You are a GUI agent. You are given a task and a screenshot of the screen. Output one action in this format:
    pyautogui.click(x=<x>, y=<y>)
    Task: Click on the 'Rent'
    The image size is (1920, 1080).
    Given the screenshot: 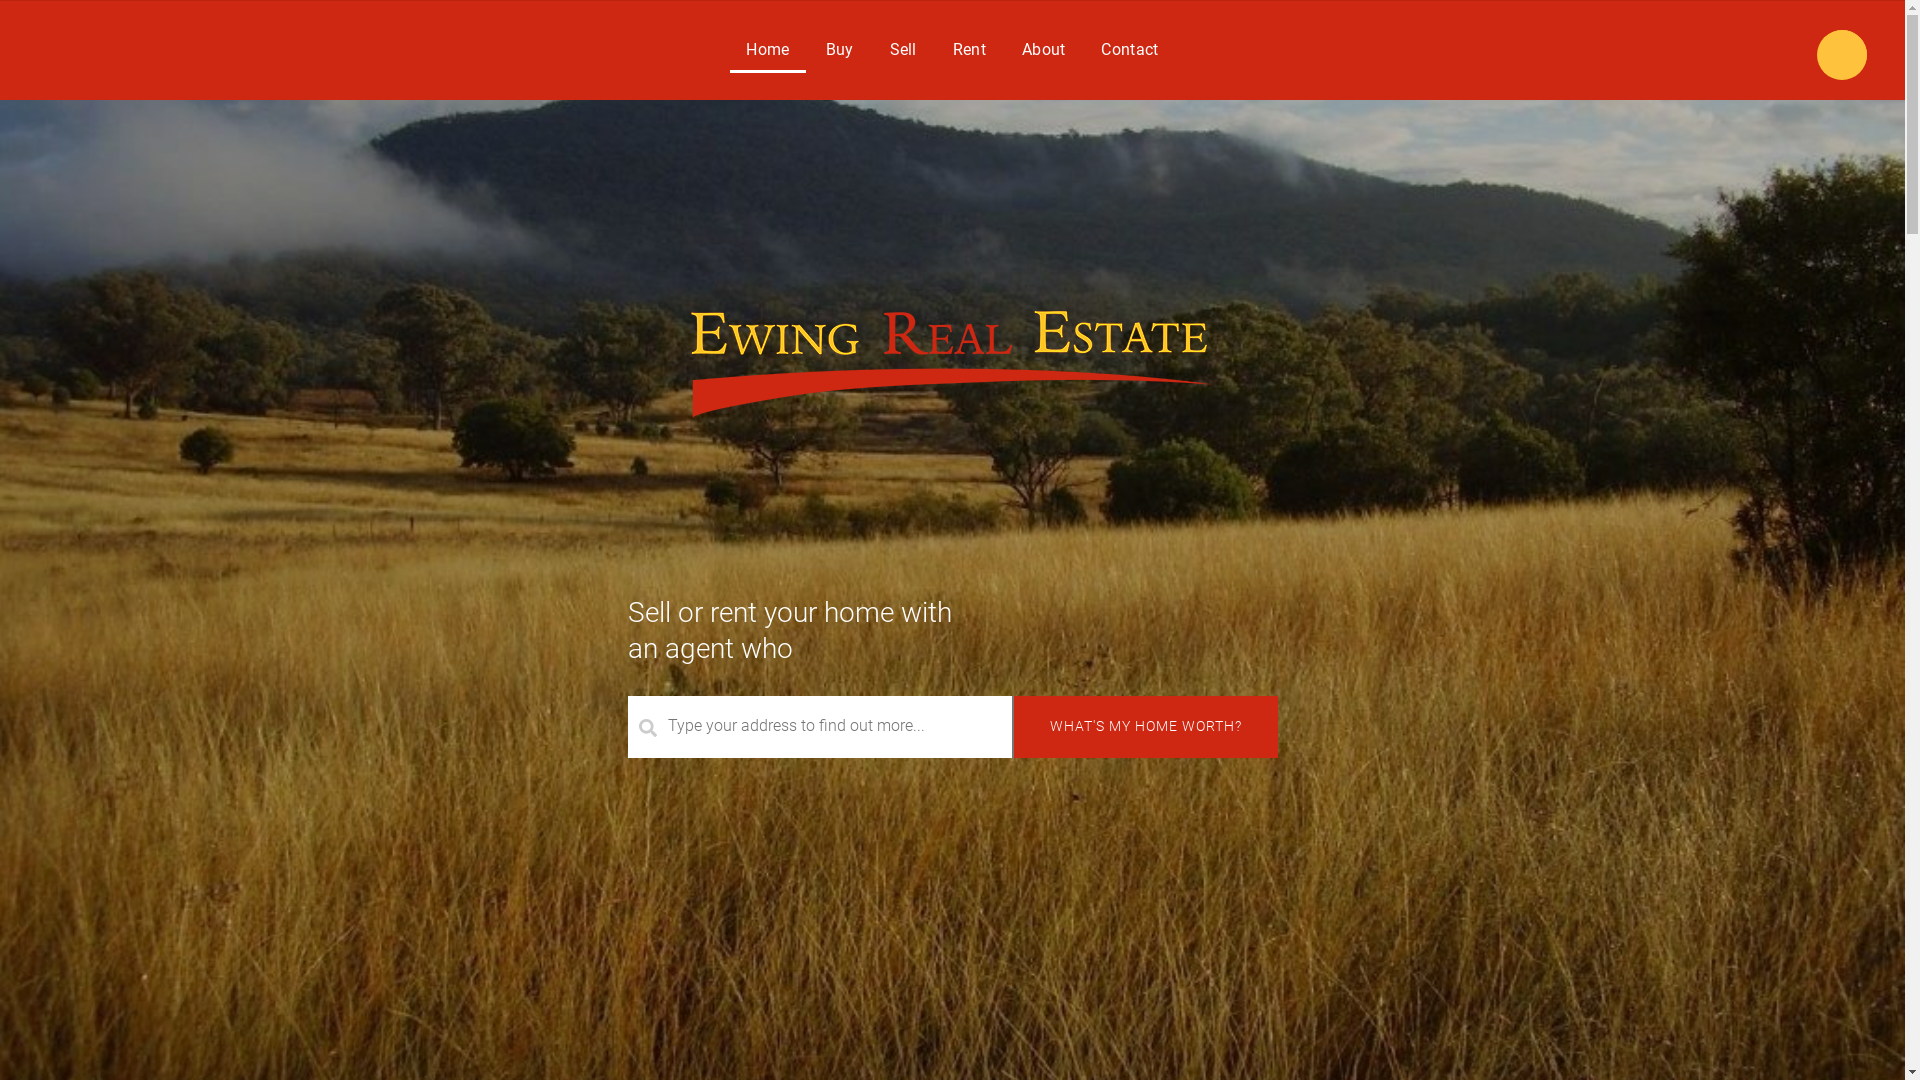 What is the action you would take?
    pyautogui.click(x=969, y=49)
    